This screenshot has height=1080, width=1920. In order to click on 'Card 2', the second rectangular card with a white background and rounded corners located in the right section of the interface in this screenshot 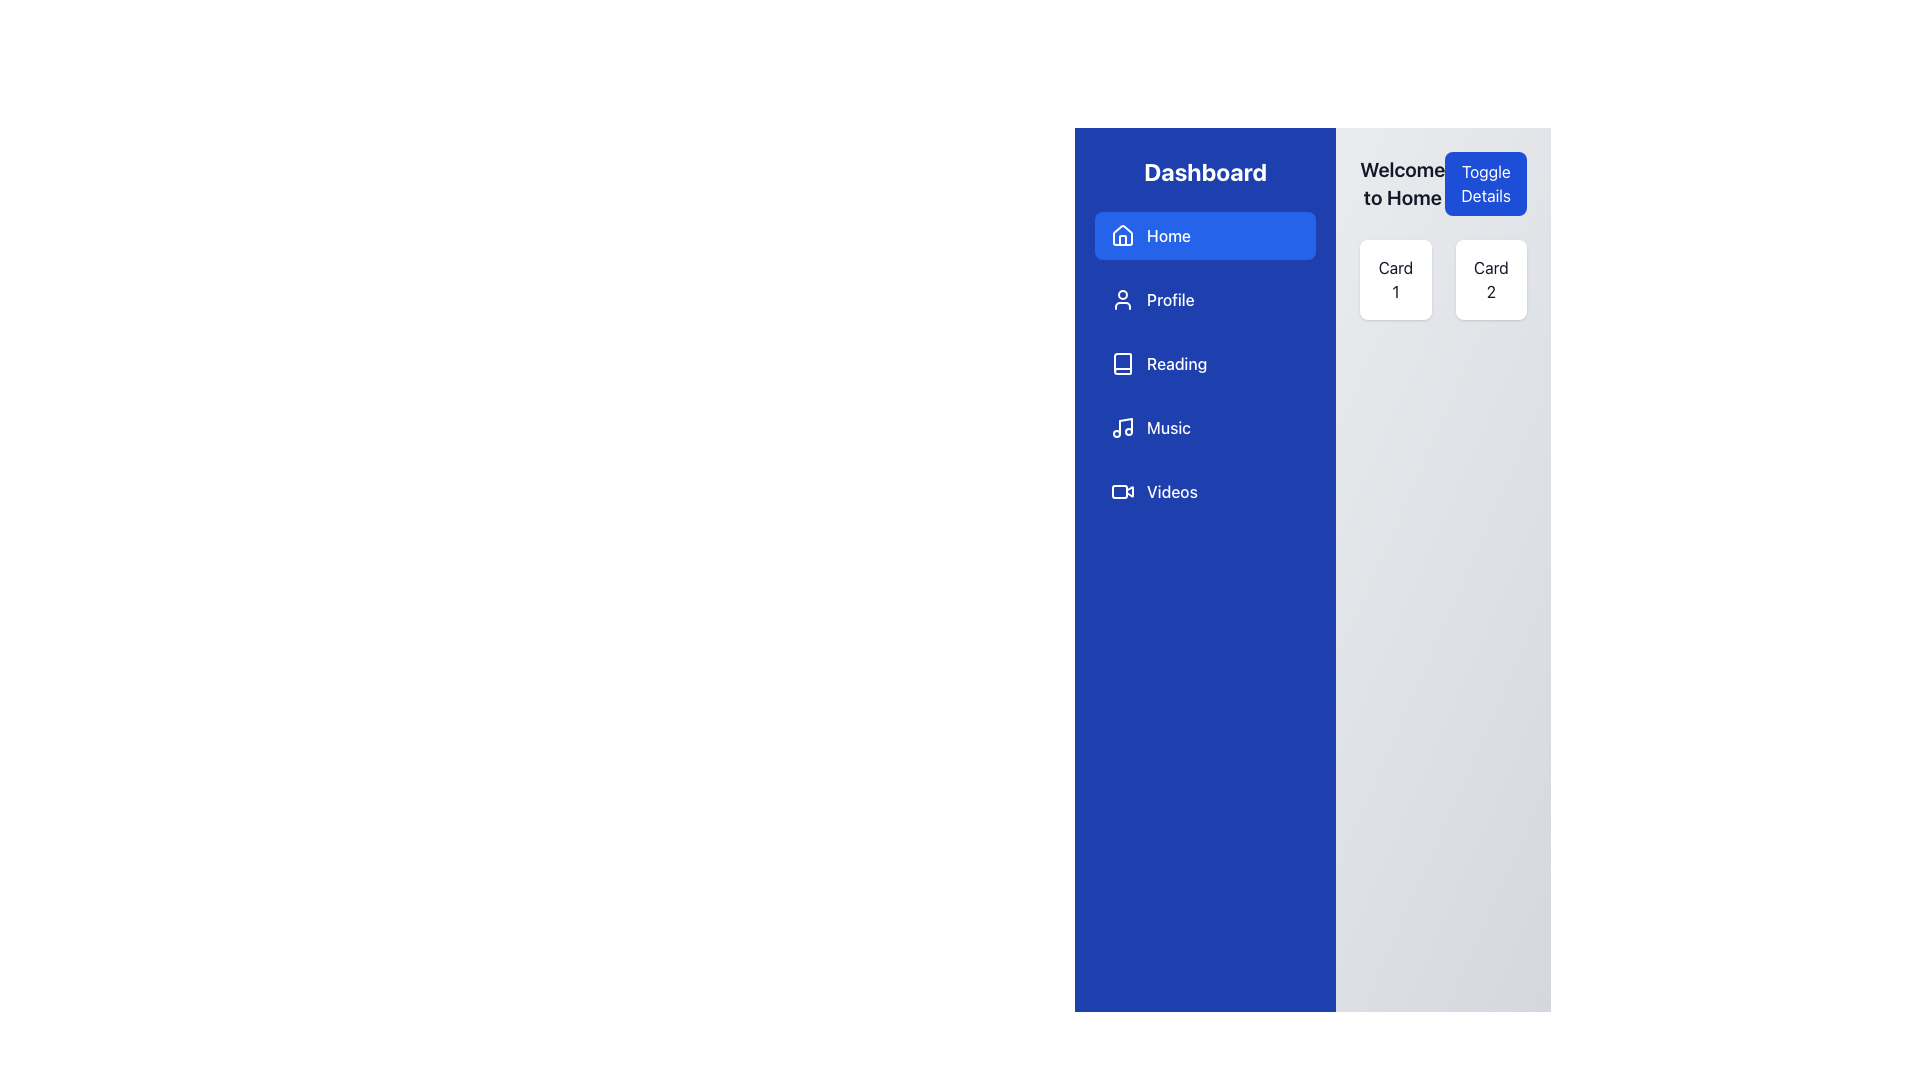, I will do `click(1491, 280)`.